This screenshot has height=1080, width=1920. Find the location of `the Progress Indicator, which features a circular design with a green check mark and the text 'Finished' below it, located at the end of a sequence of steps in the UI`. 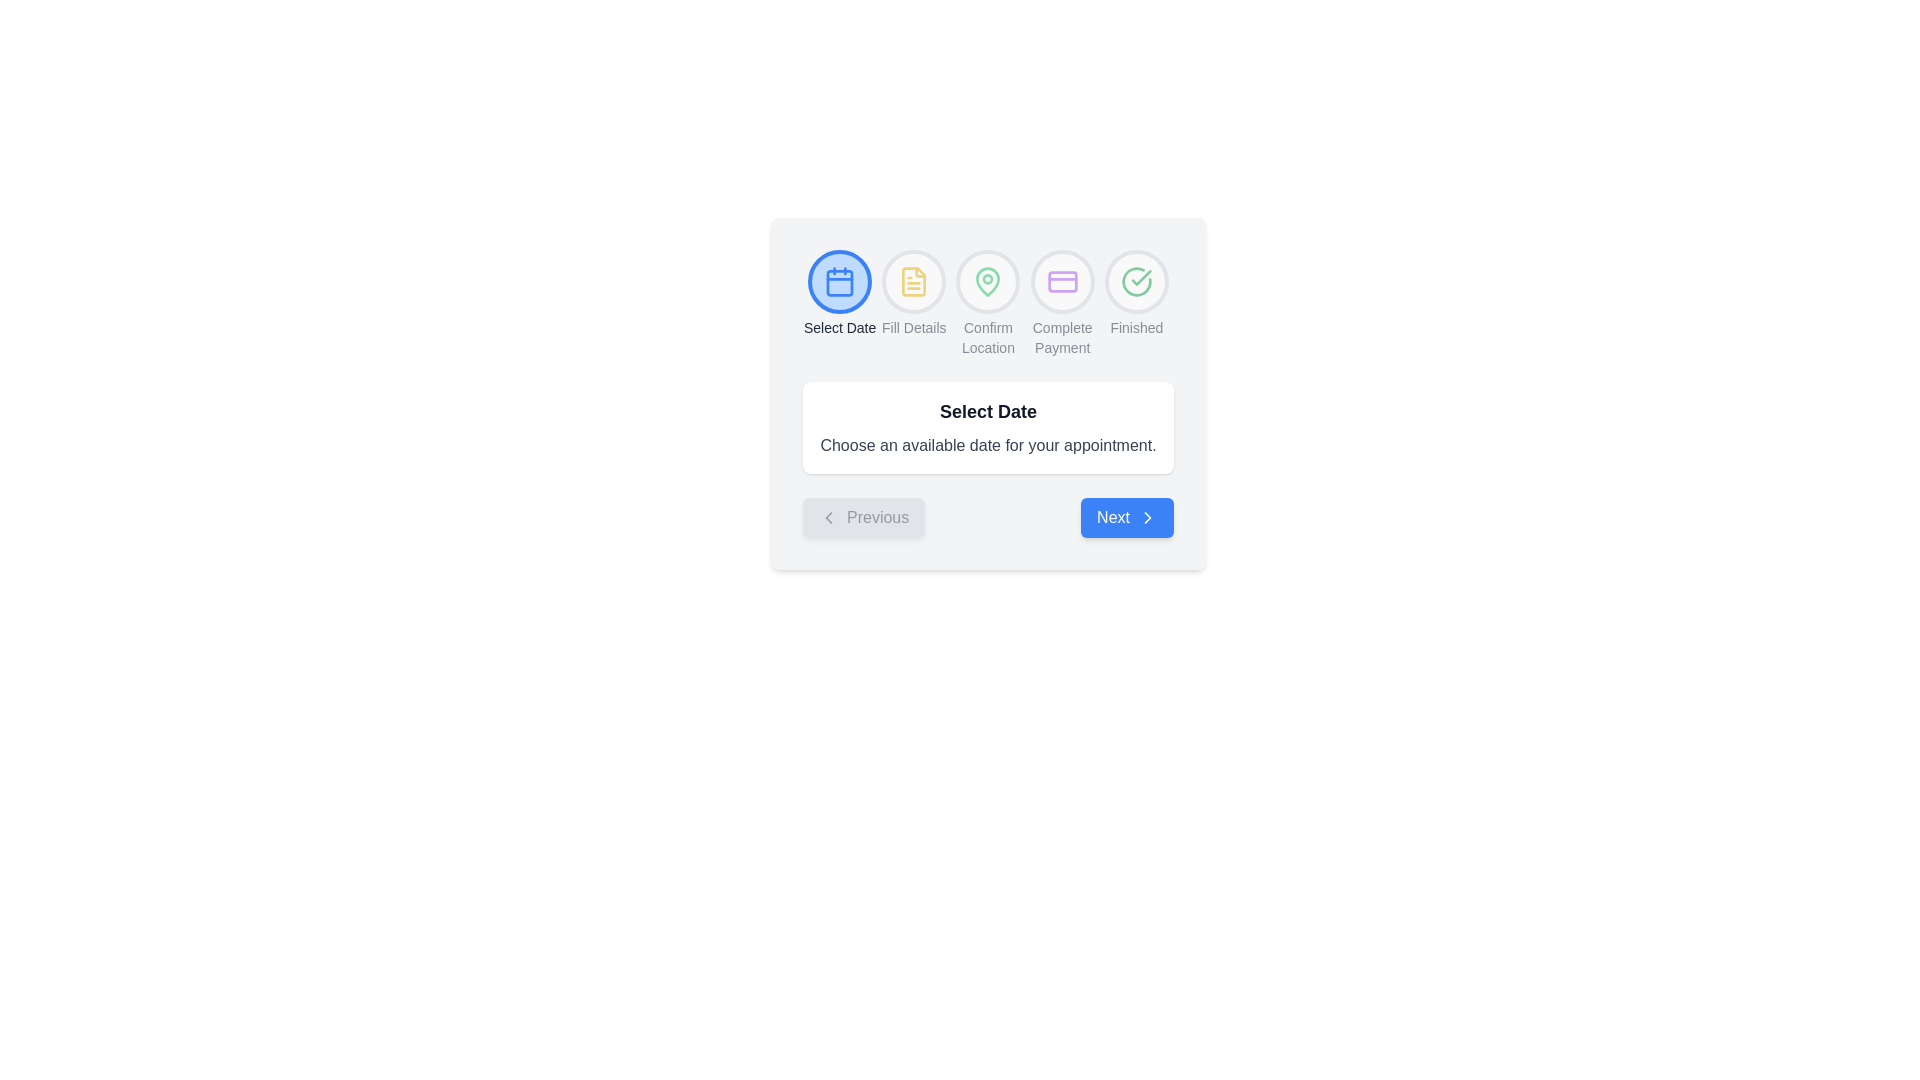

the Progress Indicator, which features a circular design with a green check mark and the text 'Finished' below it, located at the end of a sequence of steps in the UI is located at coordinates (1136, 304).